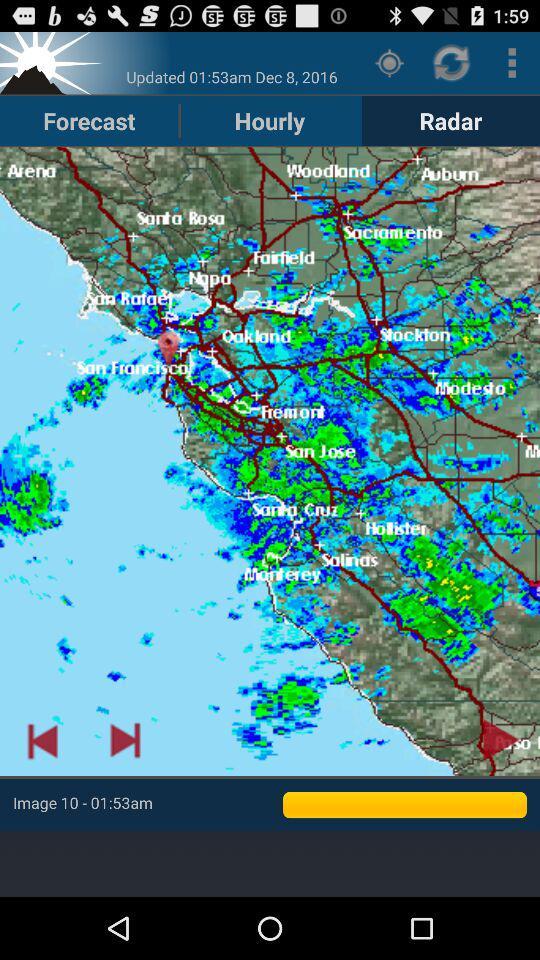 This screenshot has width=540, height=960. What do you see at coordinates (125, 791) in the screenshot?
I see `the skip_next icon` at bounding box center [125, 791].